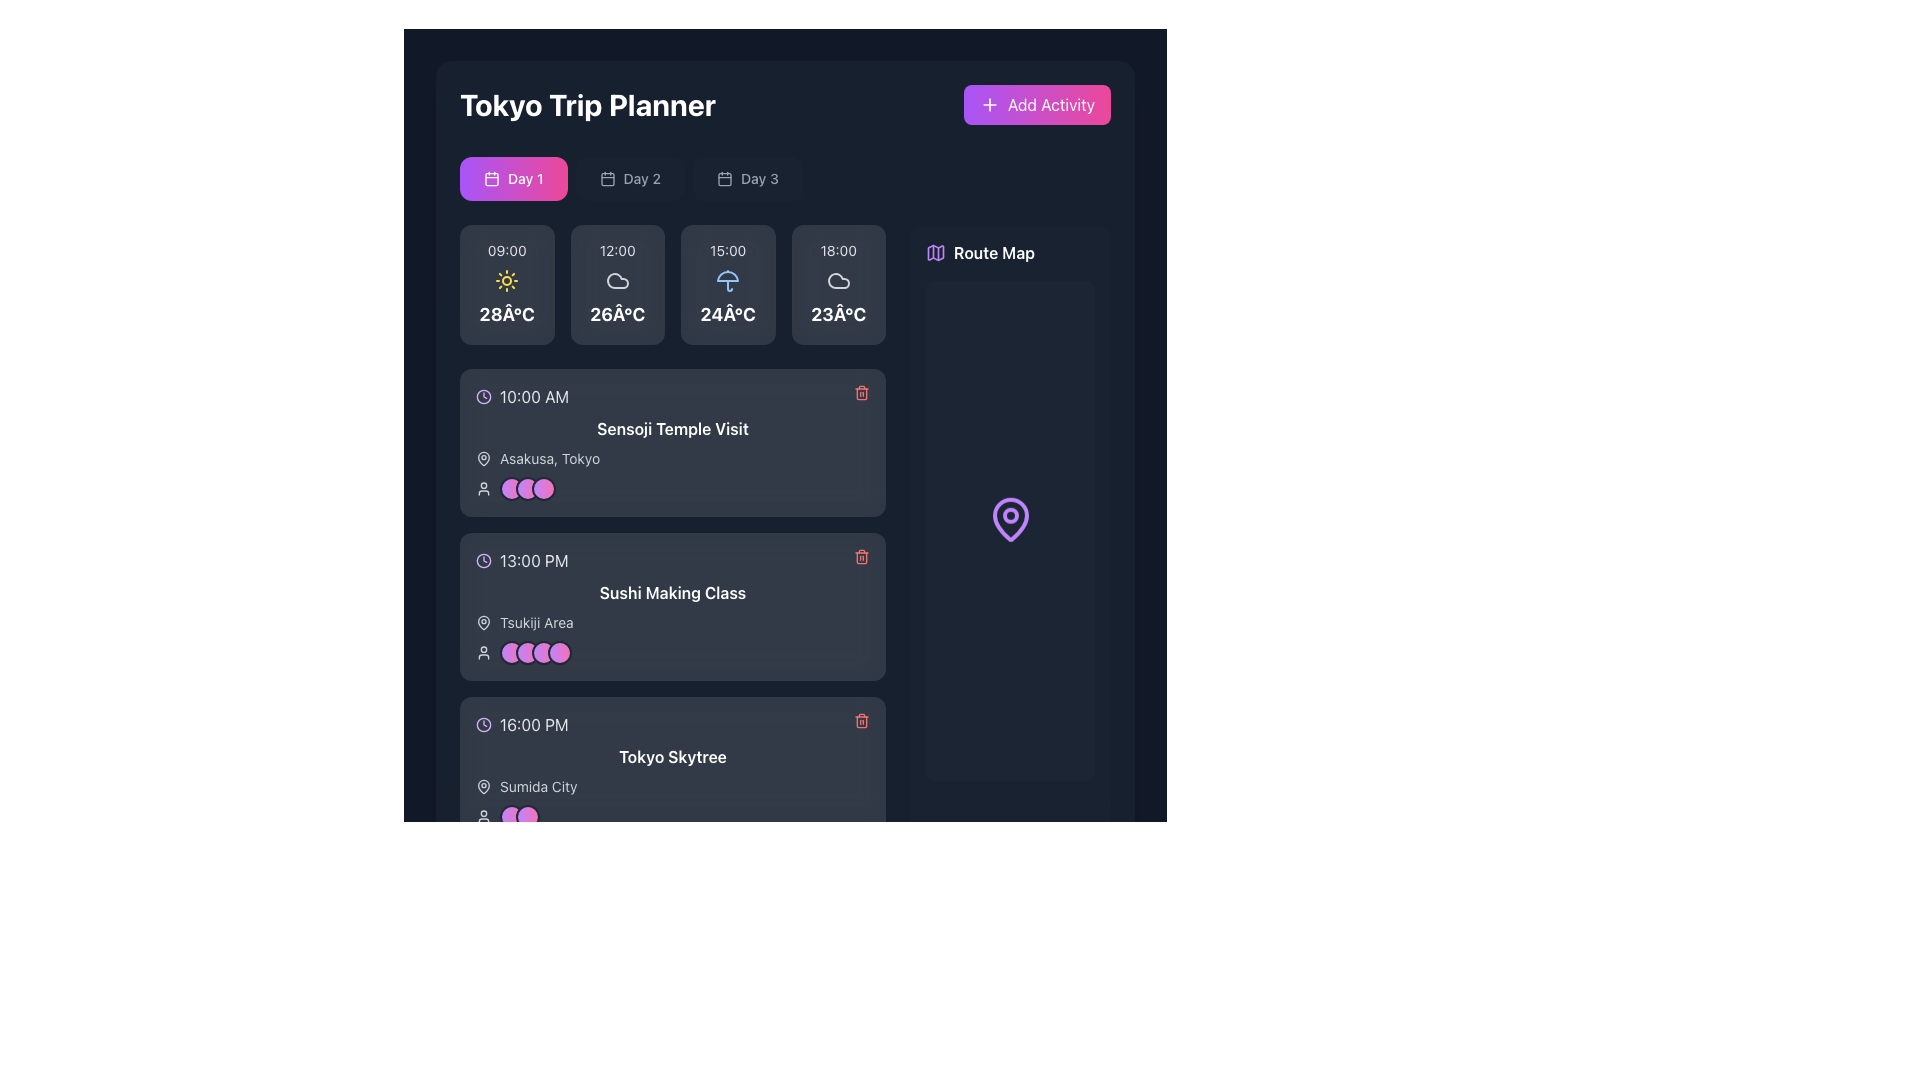 Image resolution: width=1920 pixels, height=1080 pixels. Describe the element at coordinates (522, 725) in the screenshot. I see `the Label with icon displaying '16:00 PM' next to a clock icon in light gray on a dark background, located at the bottom of the activity list under 'Tokyo Skytree'` at that location.